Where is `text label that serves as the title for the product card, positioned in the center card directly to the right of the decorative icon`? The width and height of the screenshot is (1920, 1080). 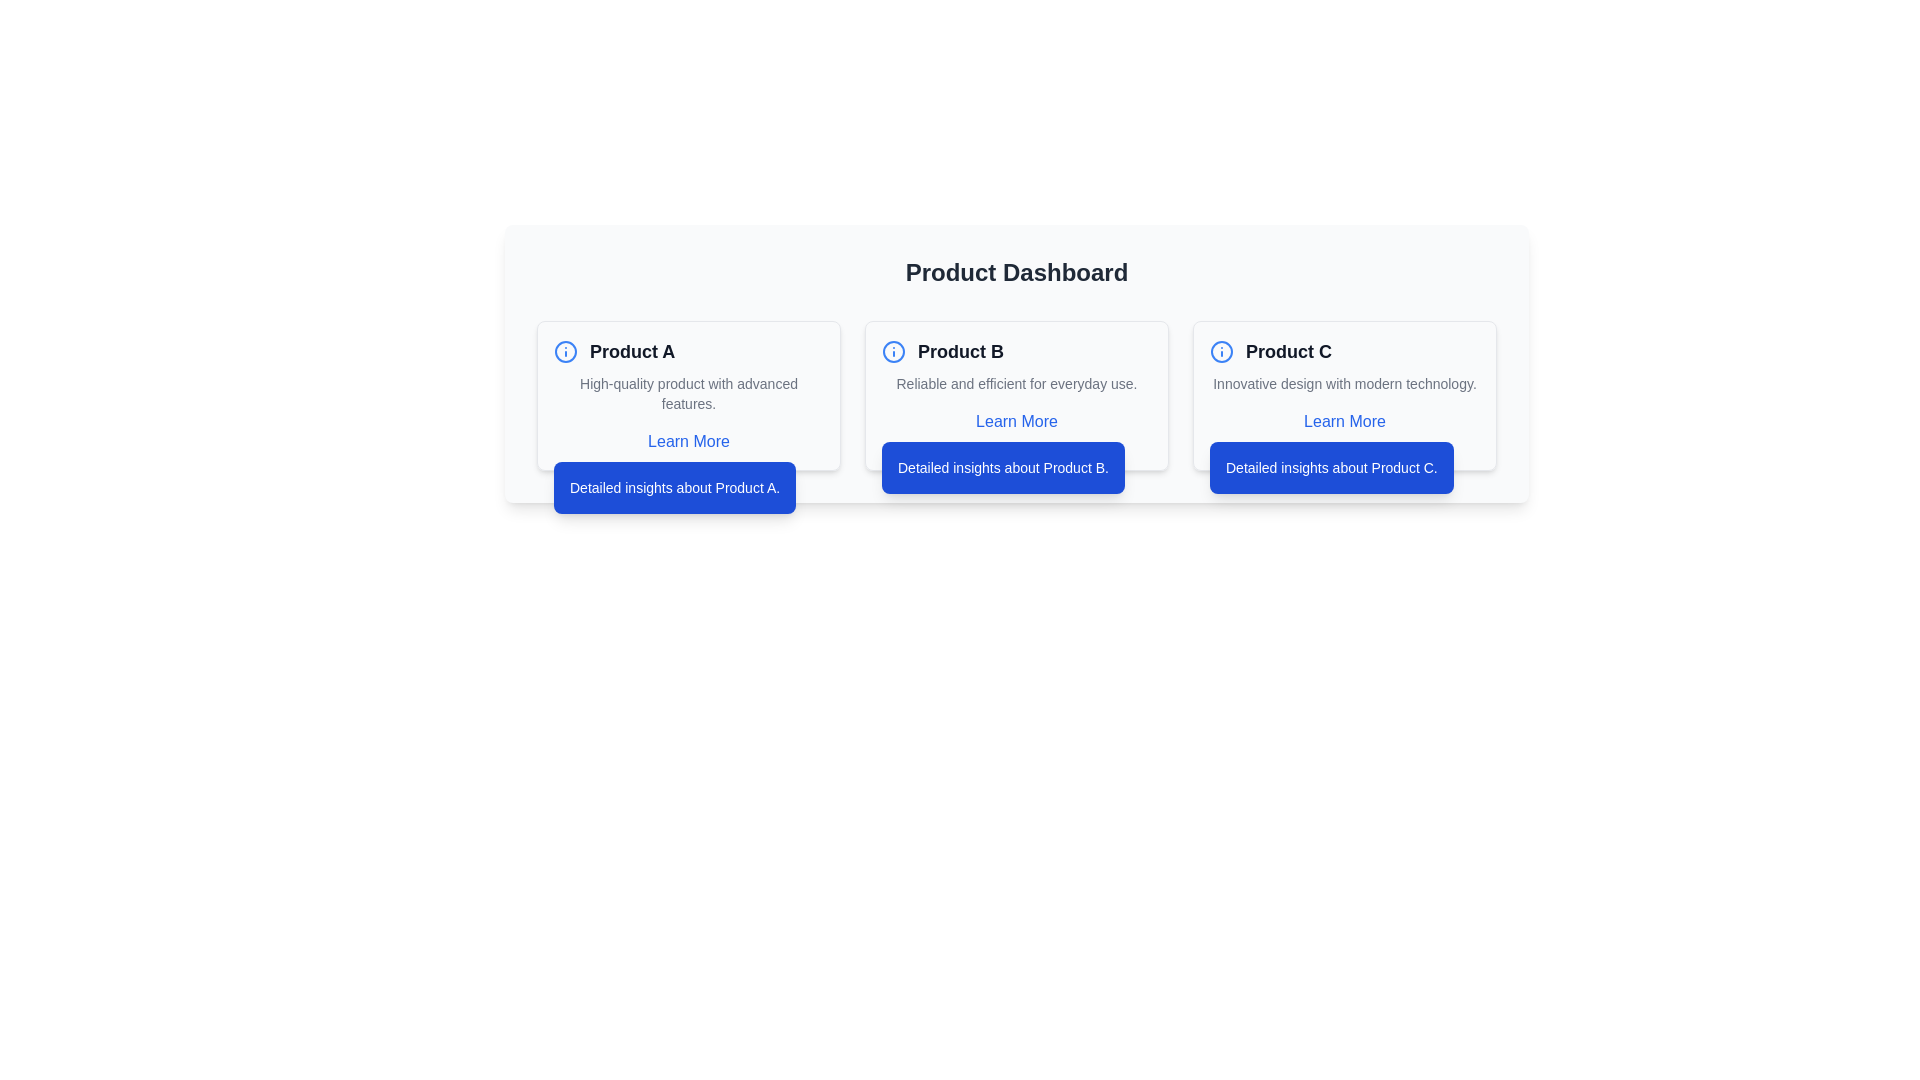
text label that serves as the title for the product card, positioned in the center card directly to the right of the decorative icon is located at coordinates (960, 350).